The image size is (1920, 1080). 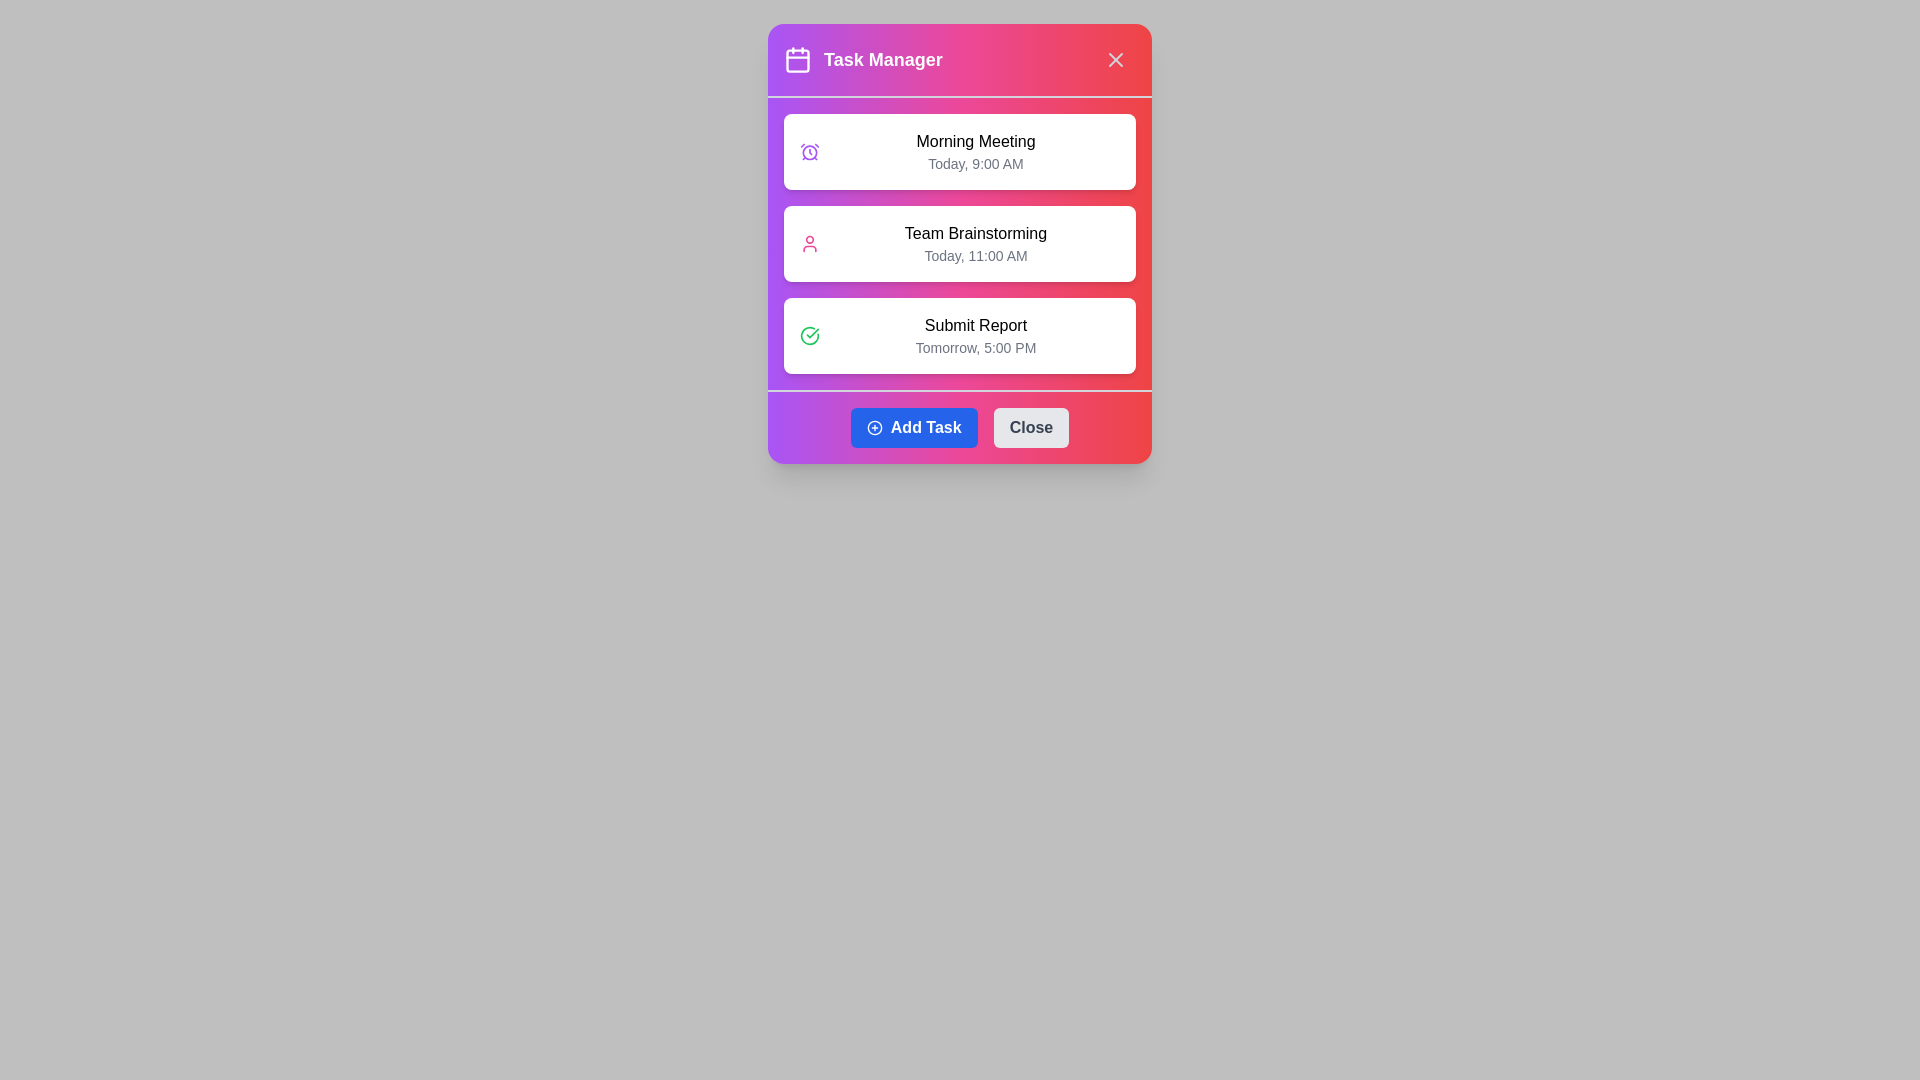 I want to click on the largest SVG circle graphic element located at the top-left corner of the 'Task Manager' pop-up window, which serves as a decorative or structural component of the task manager header, so click(x=874, y=427).